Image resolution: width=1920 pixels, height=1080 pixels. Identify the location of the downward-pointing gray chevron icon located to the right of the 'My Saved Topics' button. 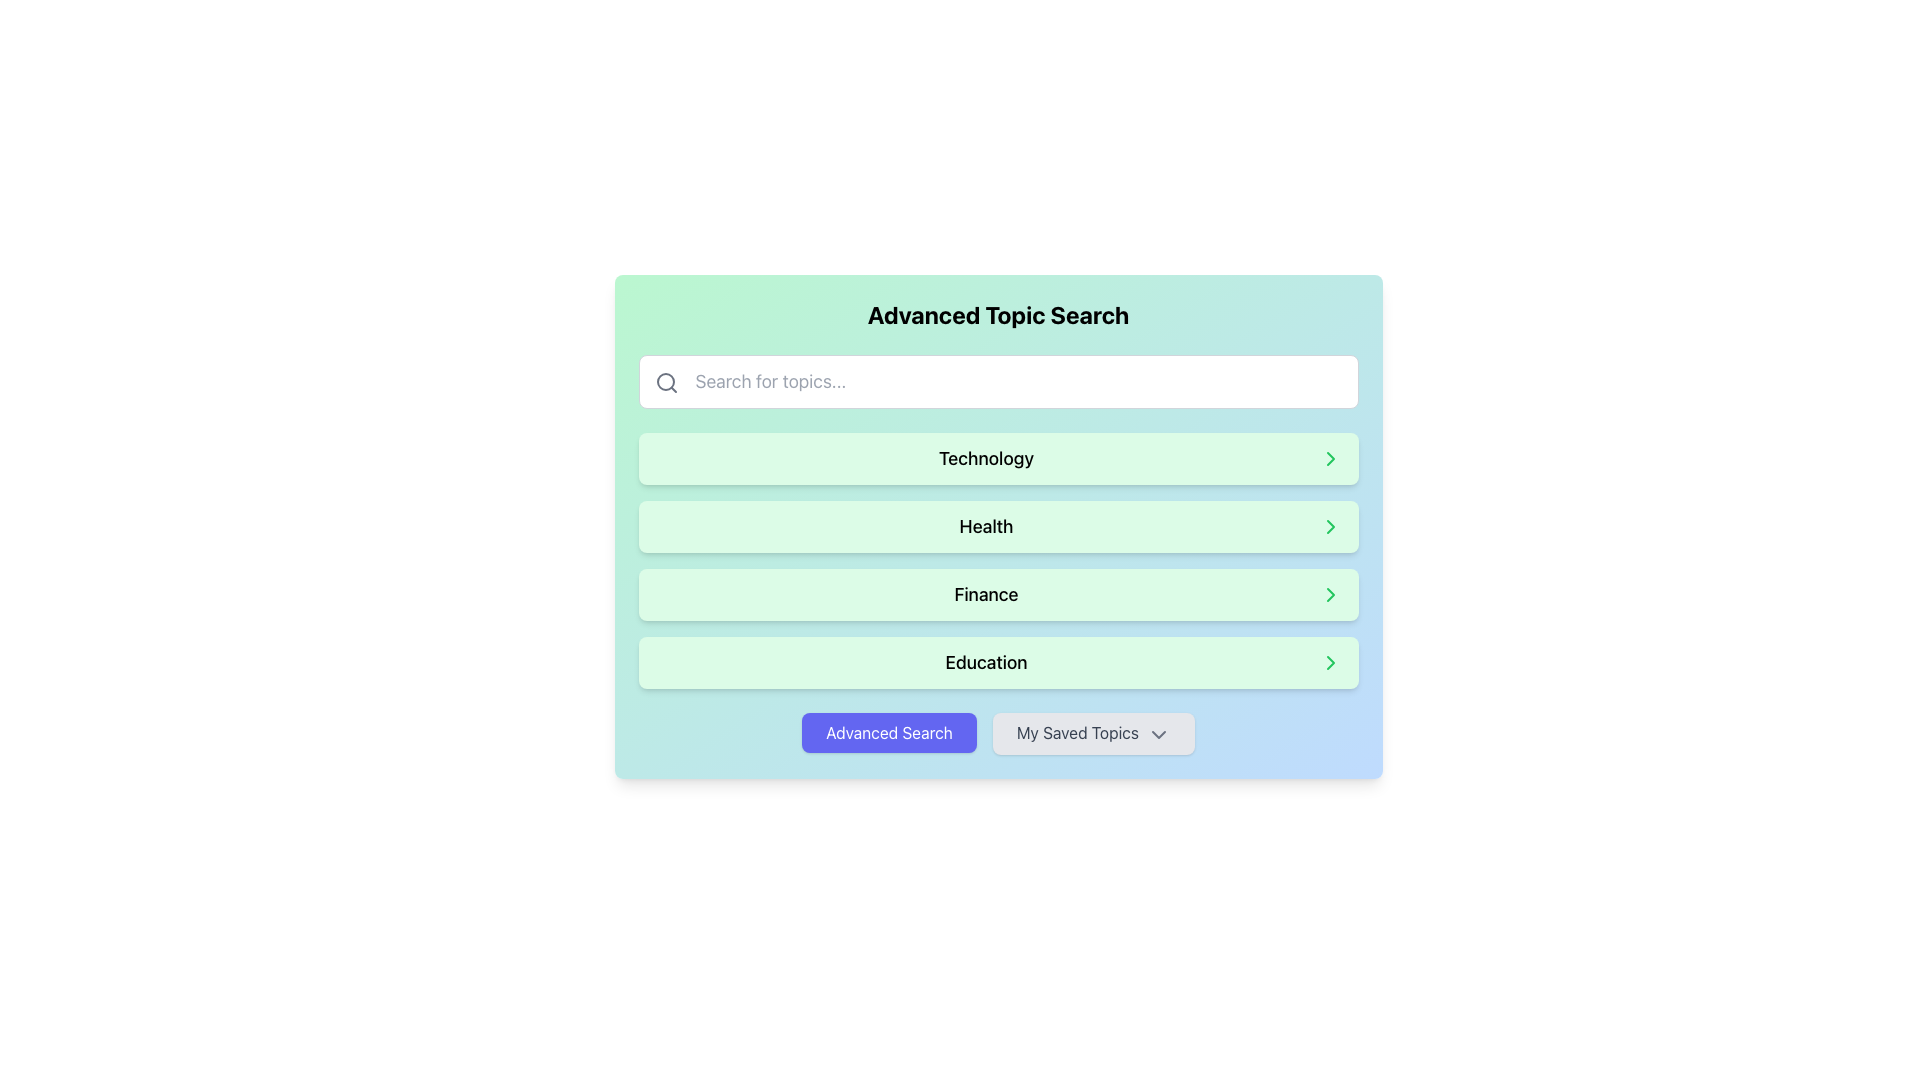
(1158, 734).